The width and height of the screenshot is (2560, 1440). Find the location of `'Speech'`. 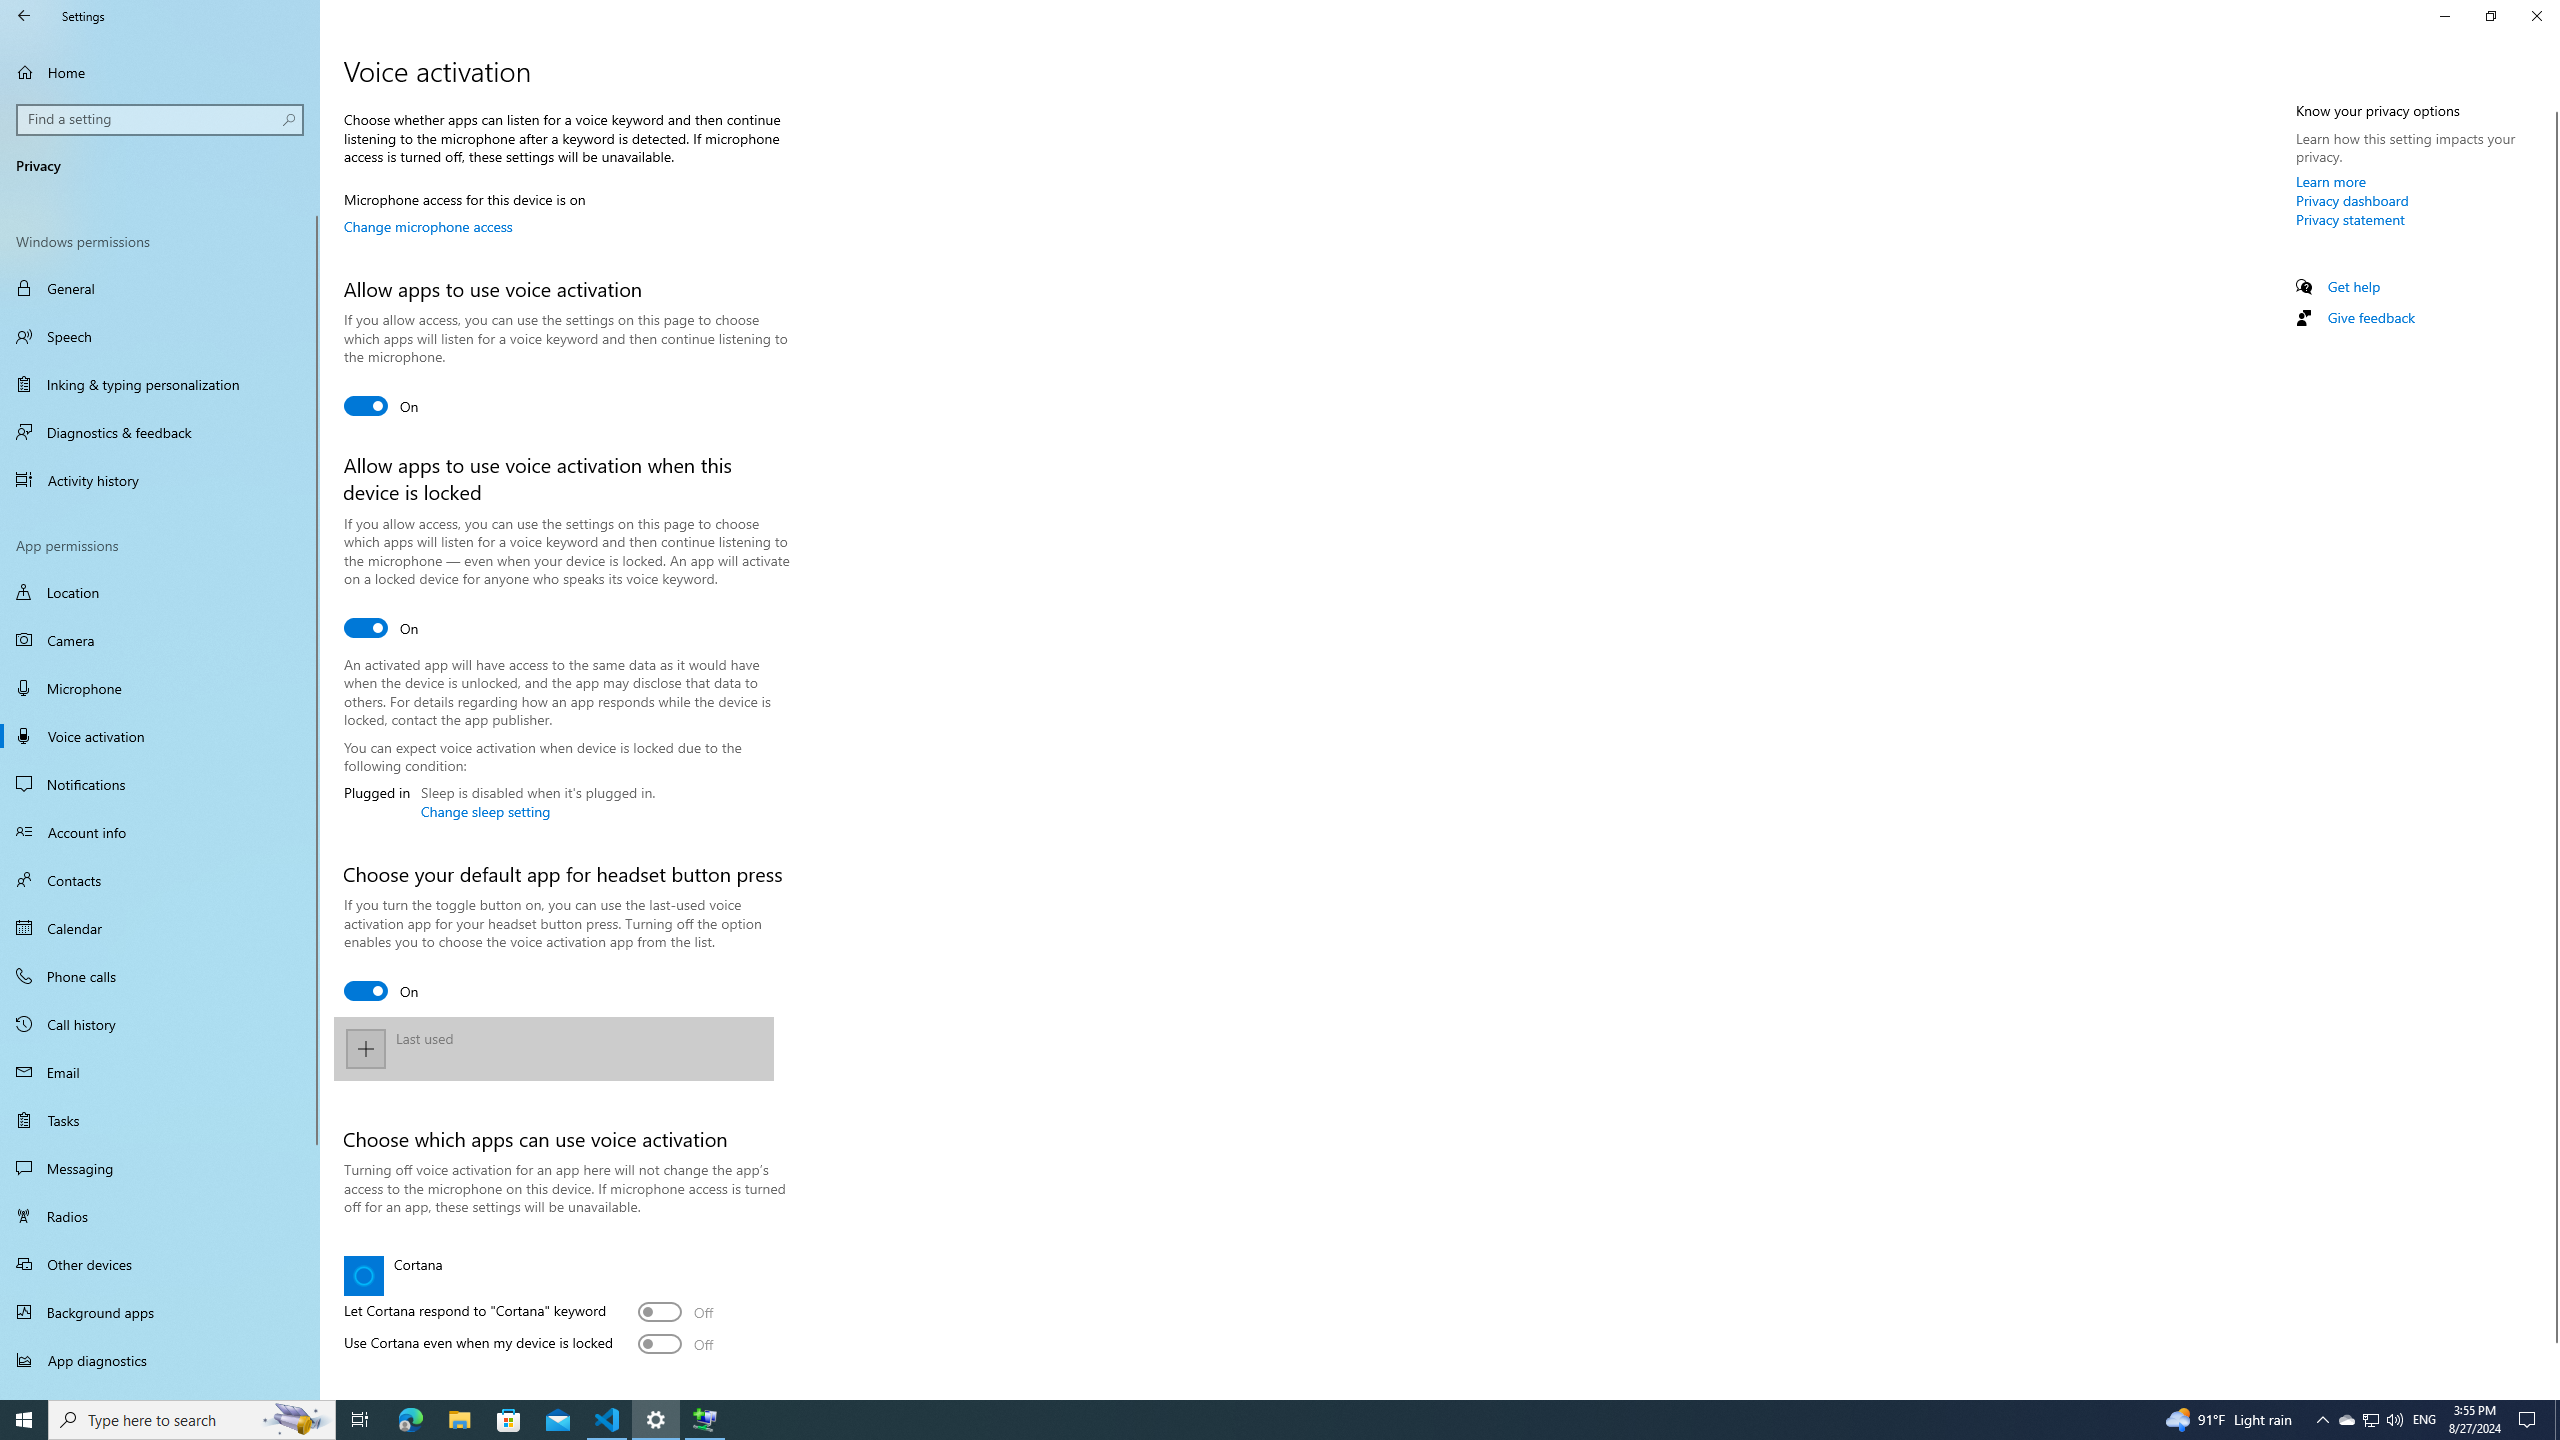

'Speech' is located at coordinates (159, 336).